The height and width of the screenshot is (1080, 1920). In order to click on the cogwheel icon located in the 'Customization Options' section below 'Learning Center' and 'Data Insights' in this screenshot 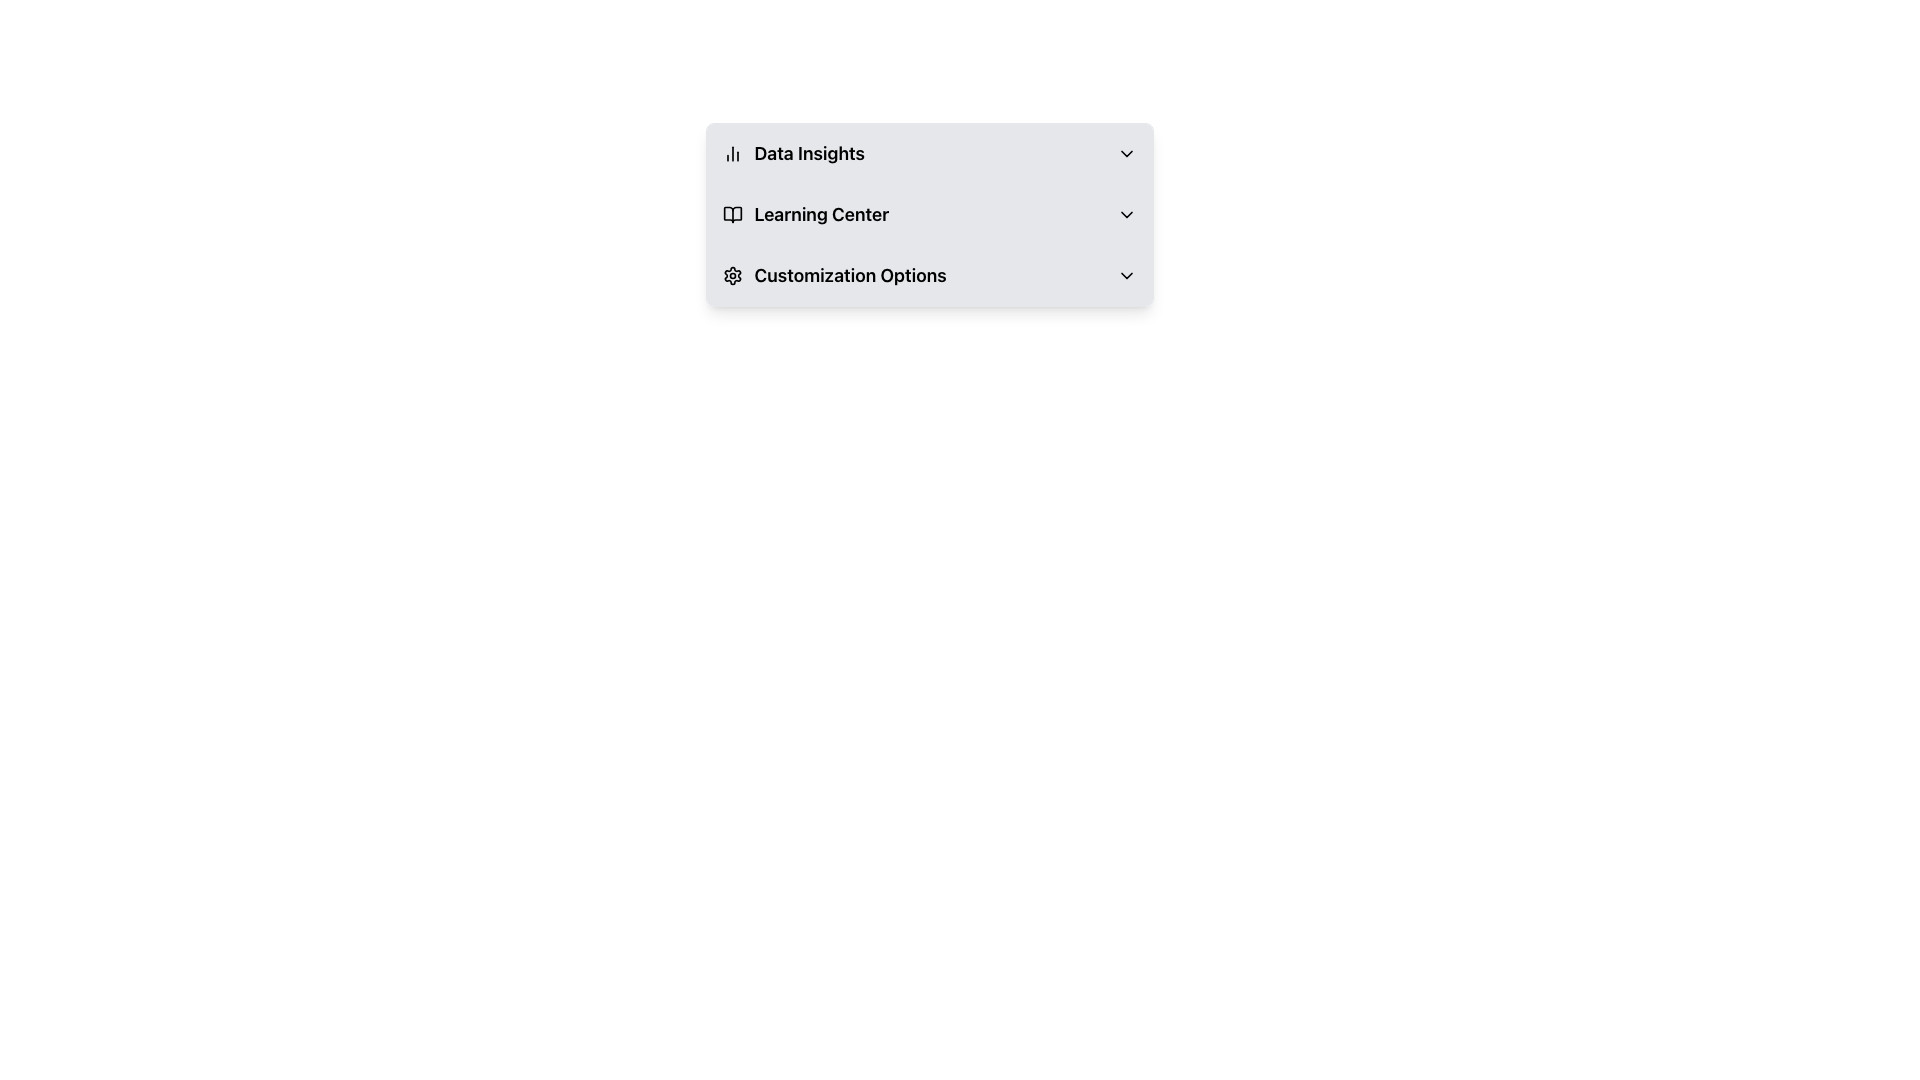, I will do `click(731, 276)`.